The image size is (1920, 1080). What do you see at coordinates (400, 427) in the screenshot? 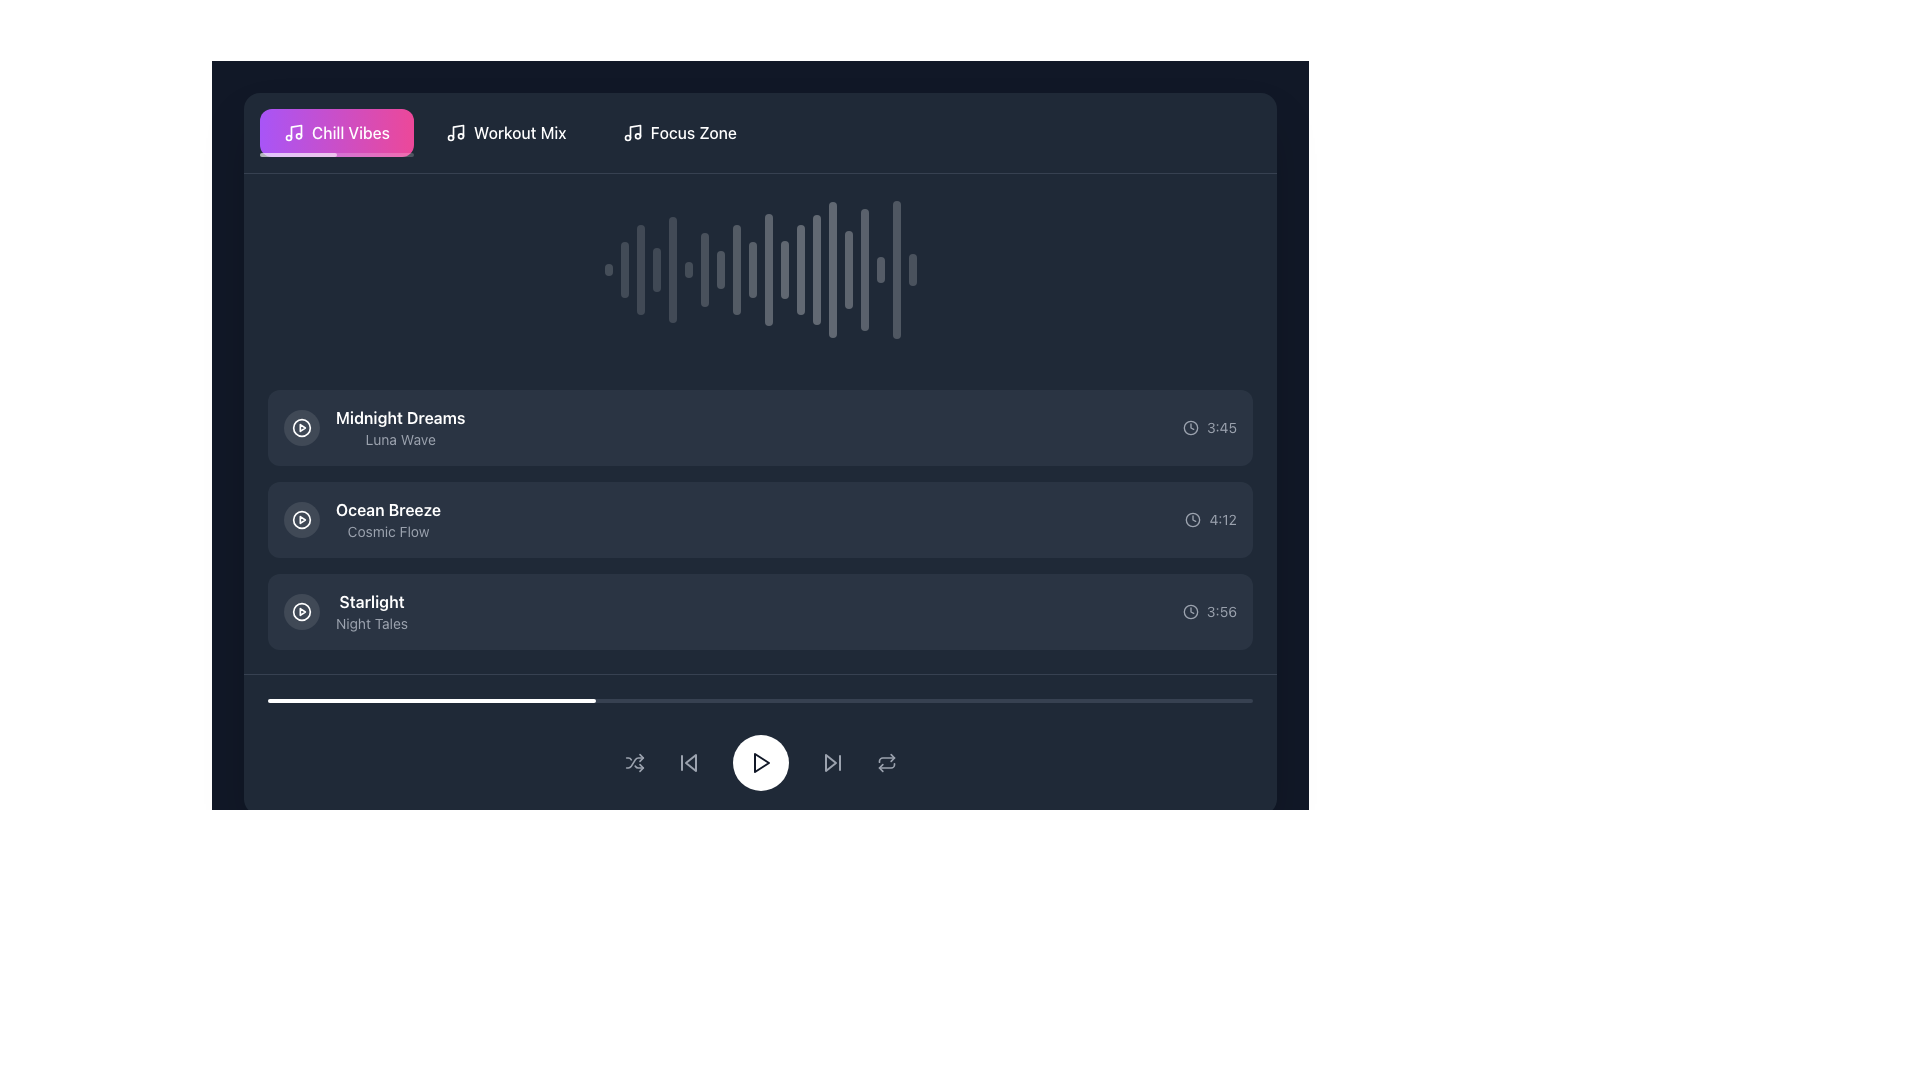
I see `the text block displaying the song title and subtitle, which is the first item in a vertical list of song entries` at bounding box center [400, 427].